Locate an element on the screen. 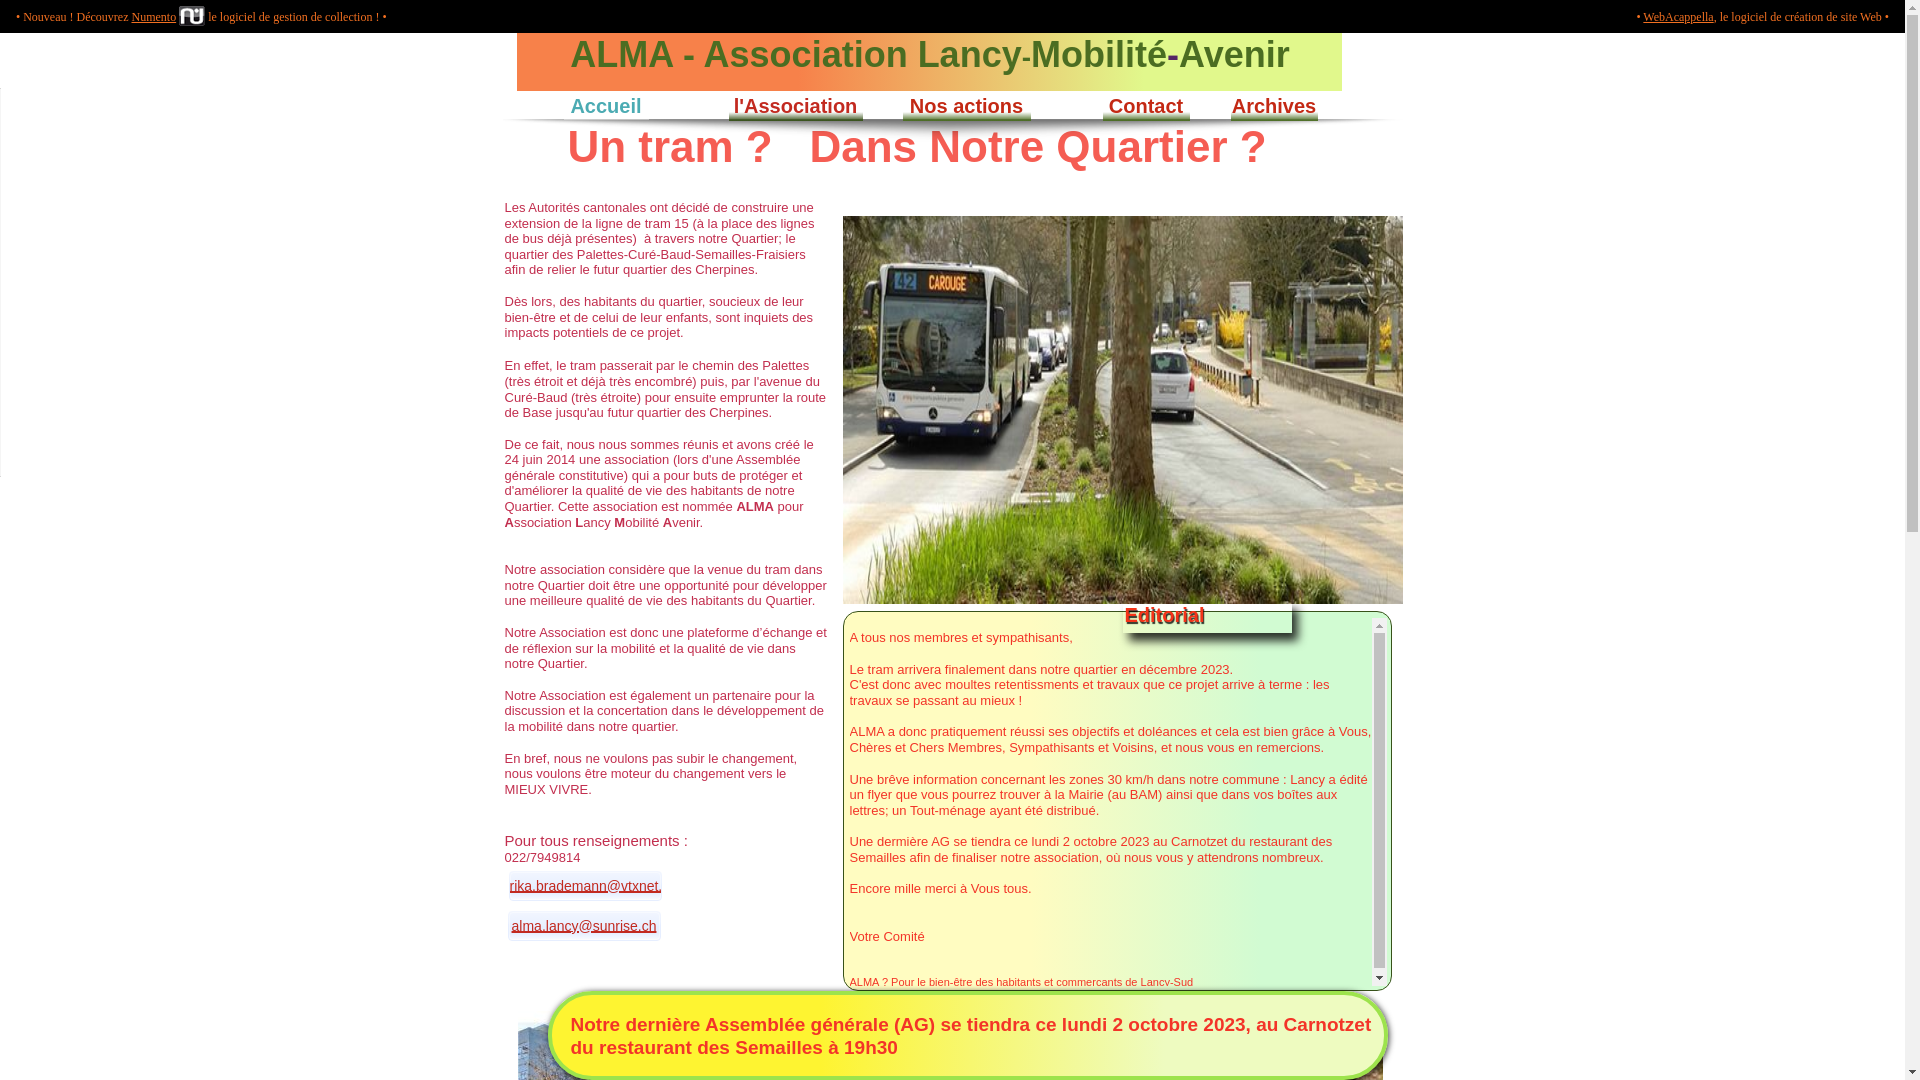 The width and height of the screenshot is (1920, 1080). 'Accueil' is located at coordinates (604, 105).